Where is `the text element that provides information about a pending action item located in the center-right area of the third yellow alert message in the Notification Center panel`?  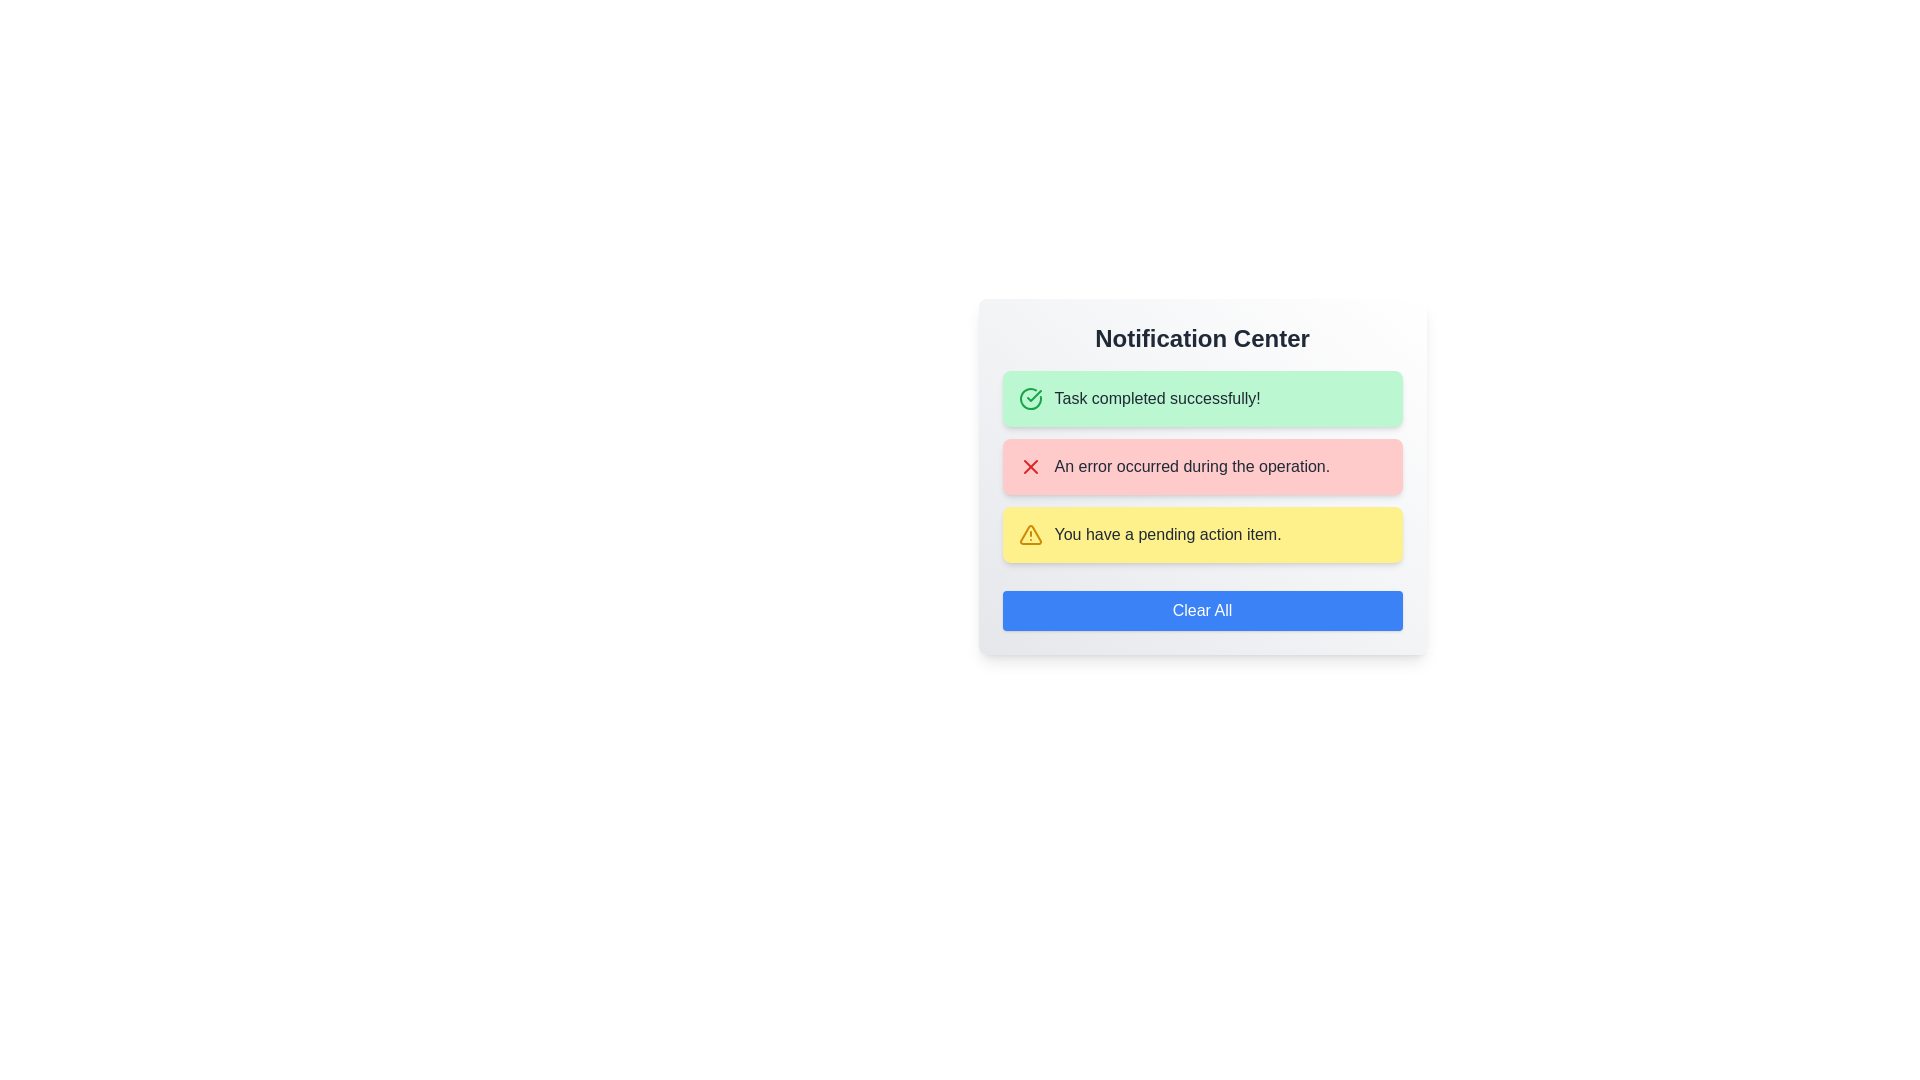
the text element that provides information about a pending action item located in the center-right area of the third yellow alert message in the Notification Center panel is located at coordinates (1168, 534).